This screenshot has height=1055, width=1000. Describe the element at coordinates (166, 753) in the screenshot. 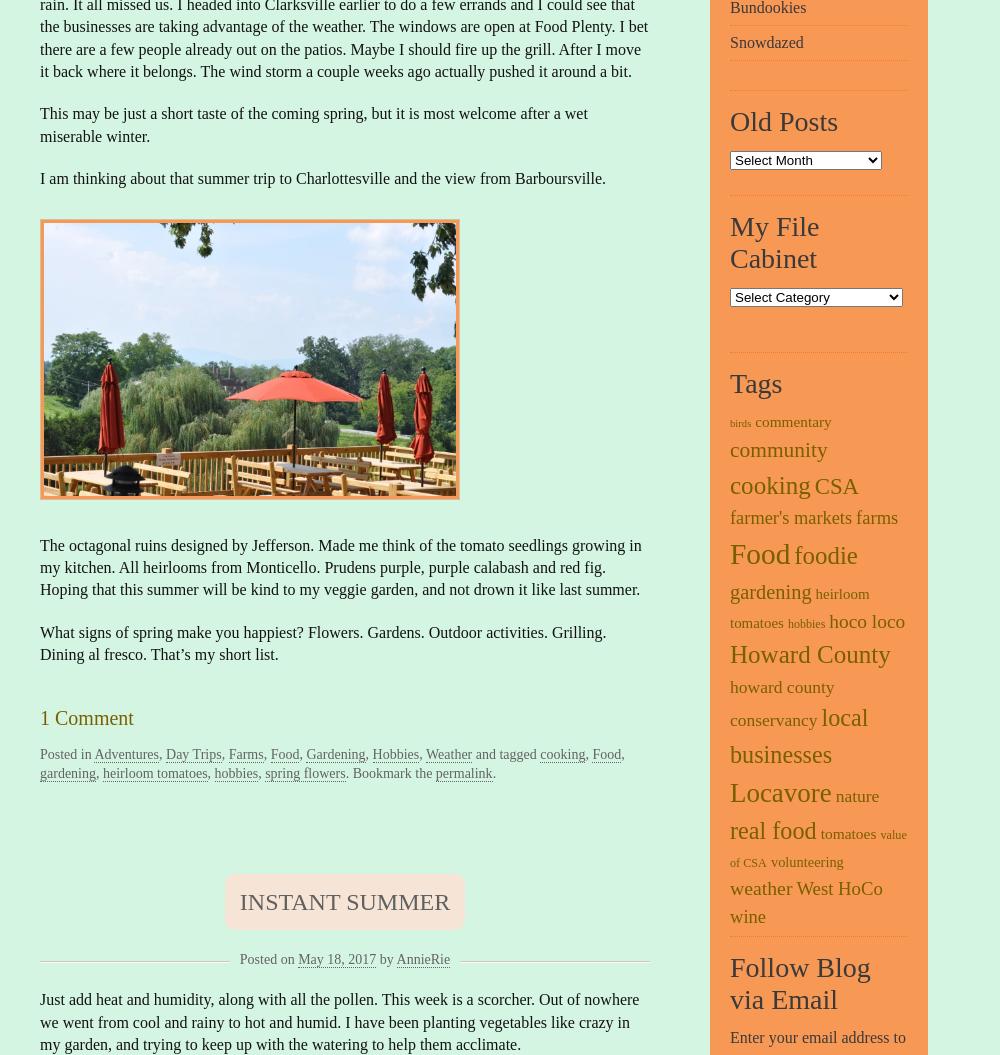

I see `'Day Trips'` at that location.